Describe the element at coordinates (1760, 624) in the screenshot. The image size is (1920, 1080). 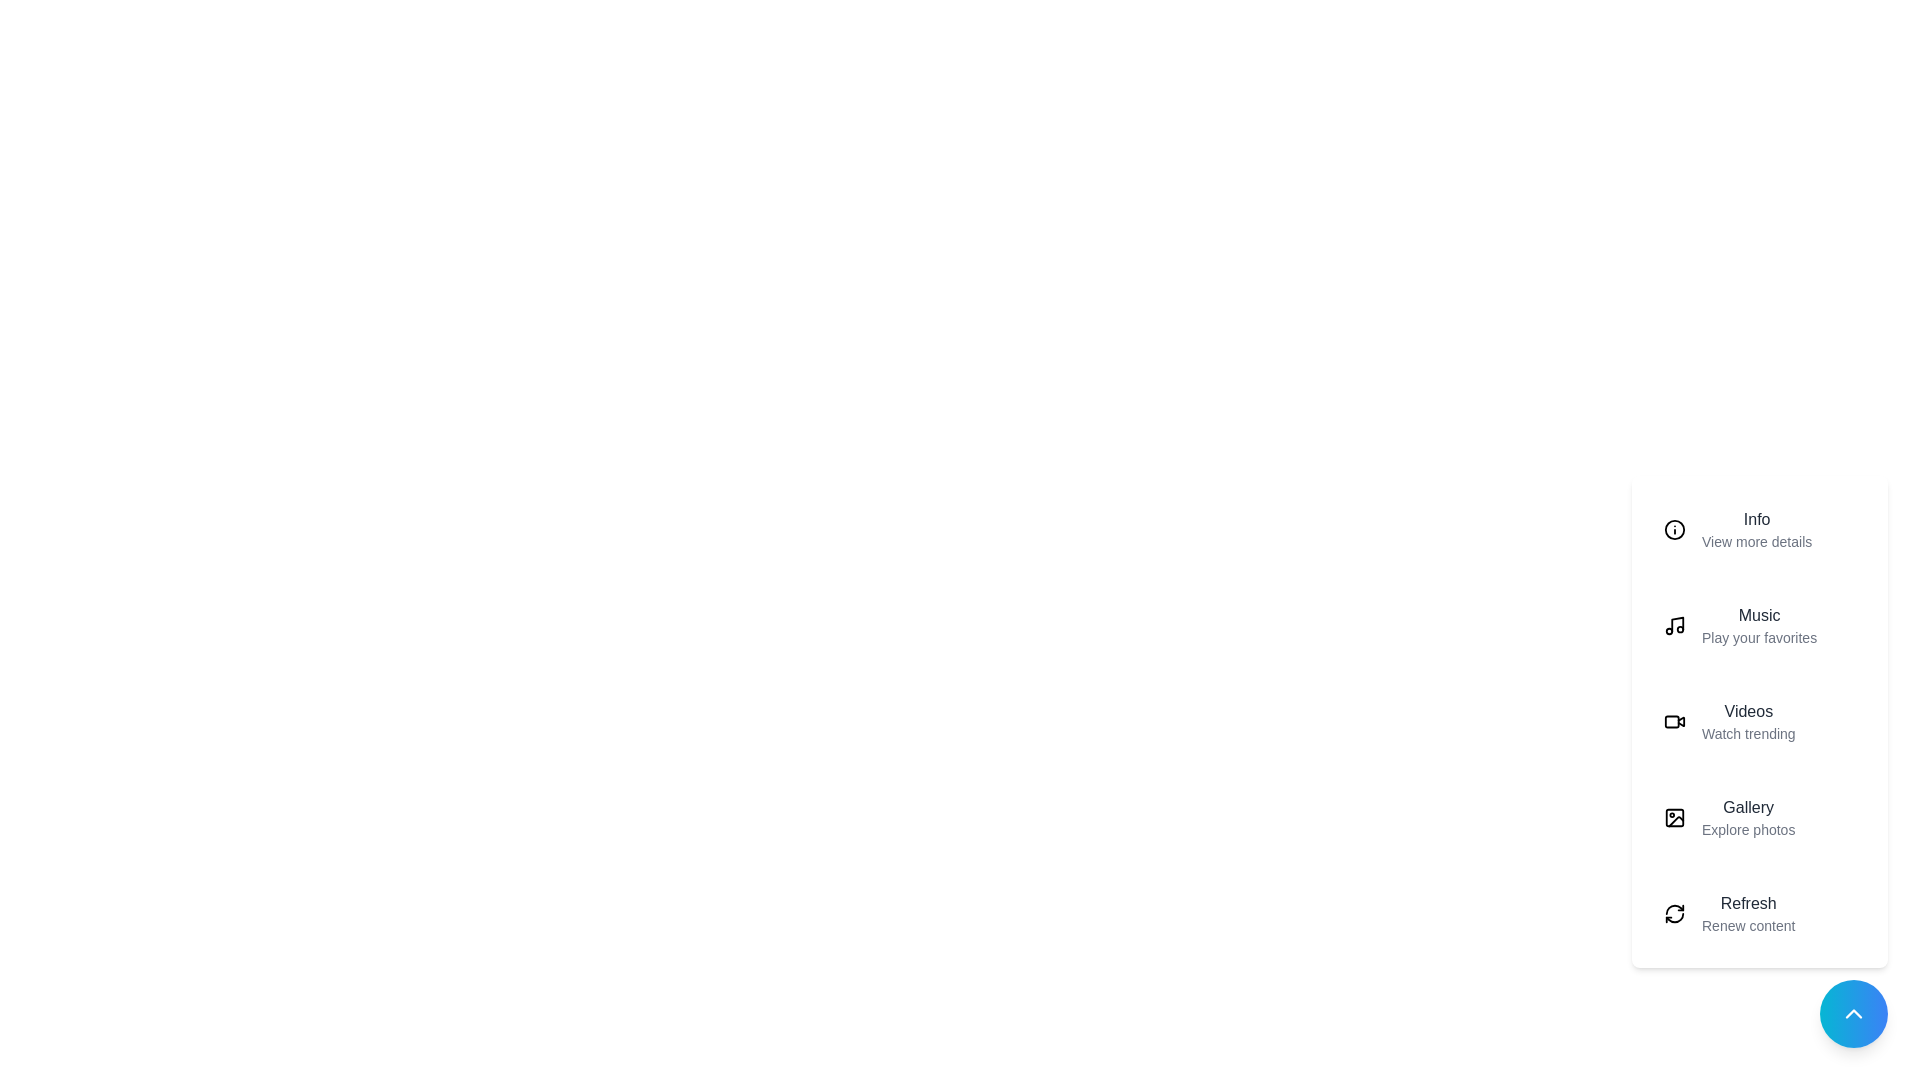
I see `the 'Music' item to play your favorites` at that location.